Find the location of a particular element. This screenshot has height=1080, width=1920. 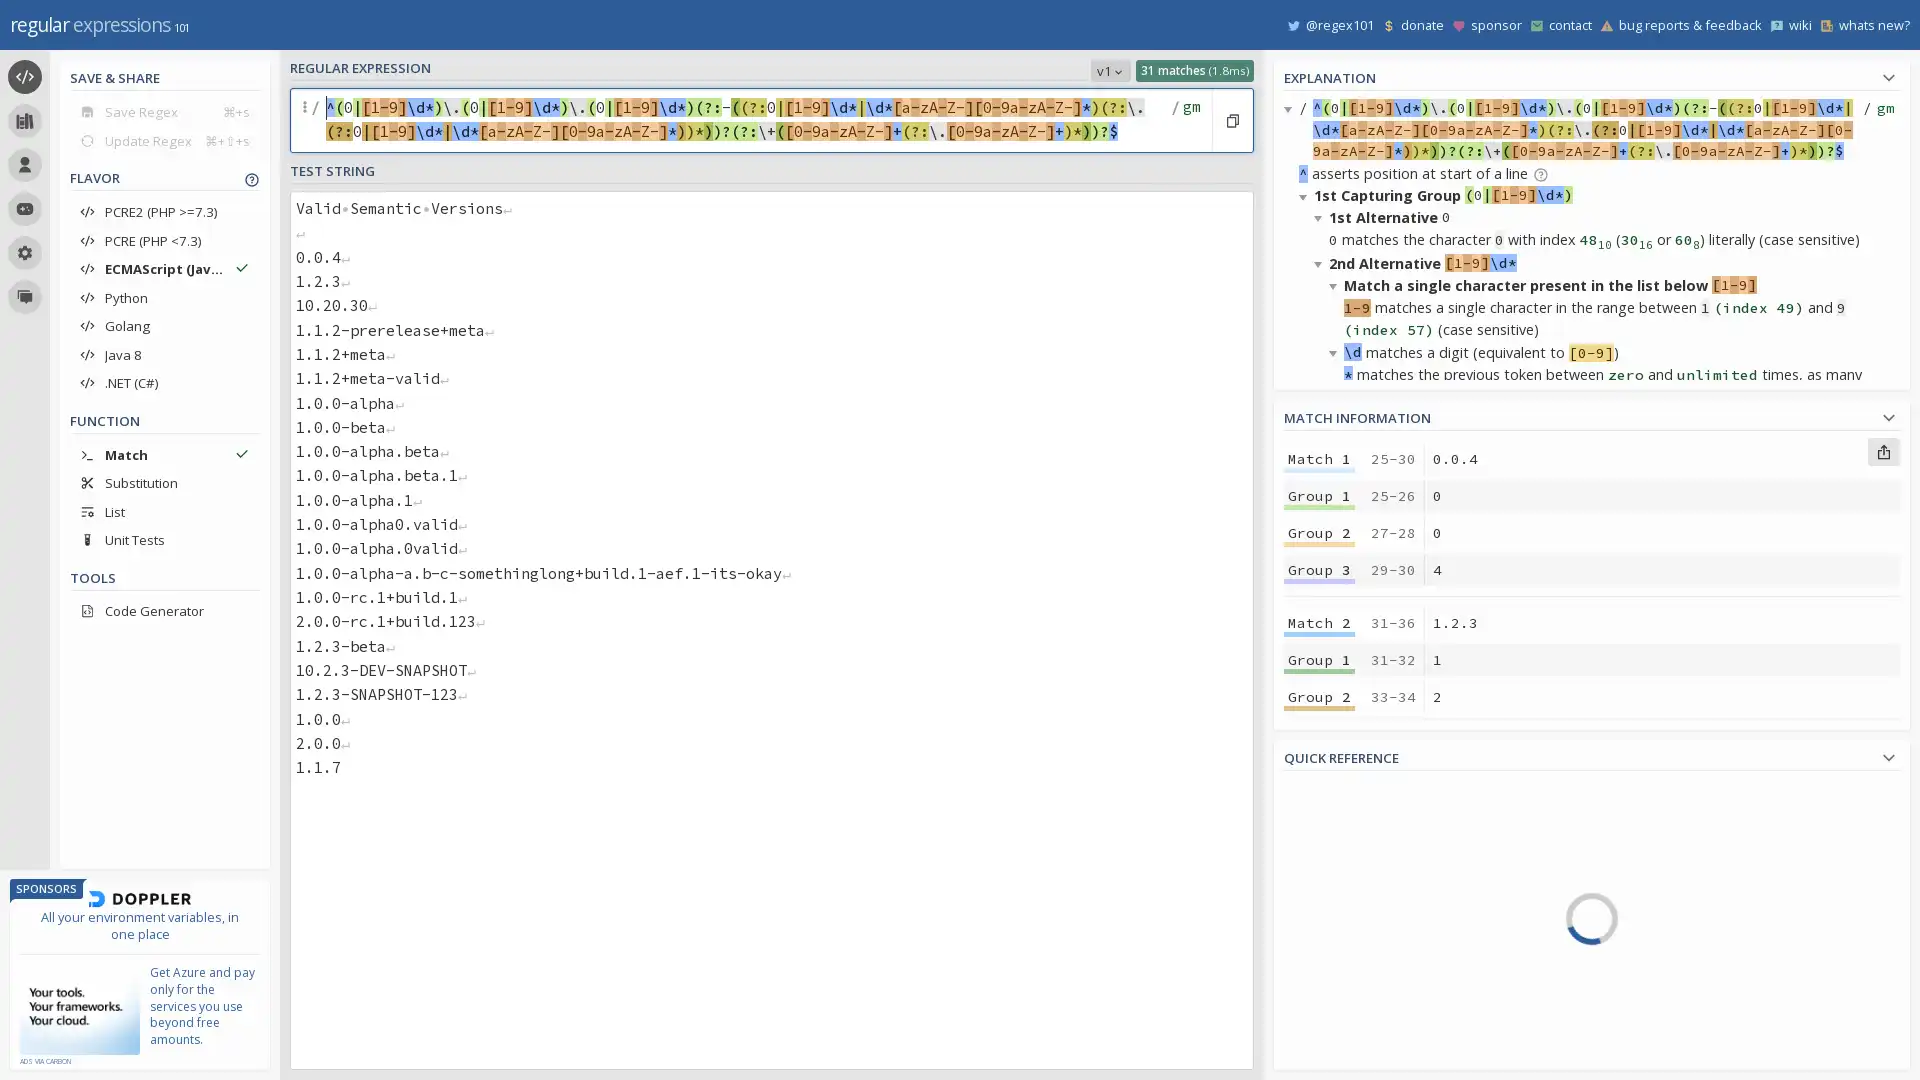

A character except: a, b or c [^abc] is located at coordinates (1691, 820).